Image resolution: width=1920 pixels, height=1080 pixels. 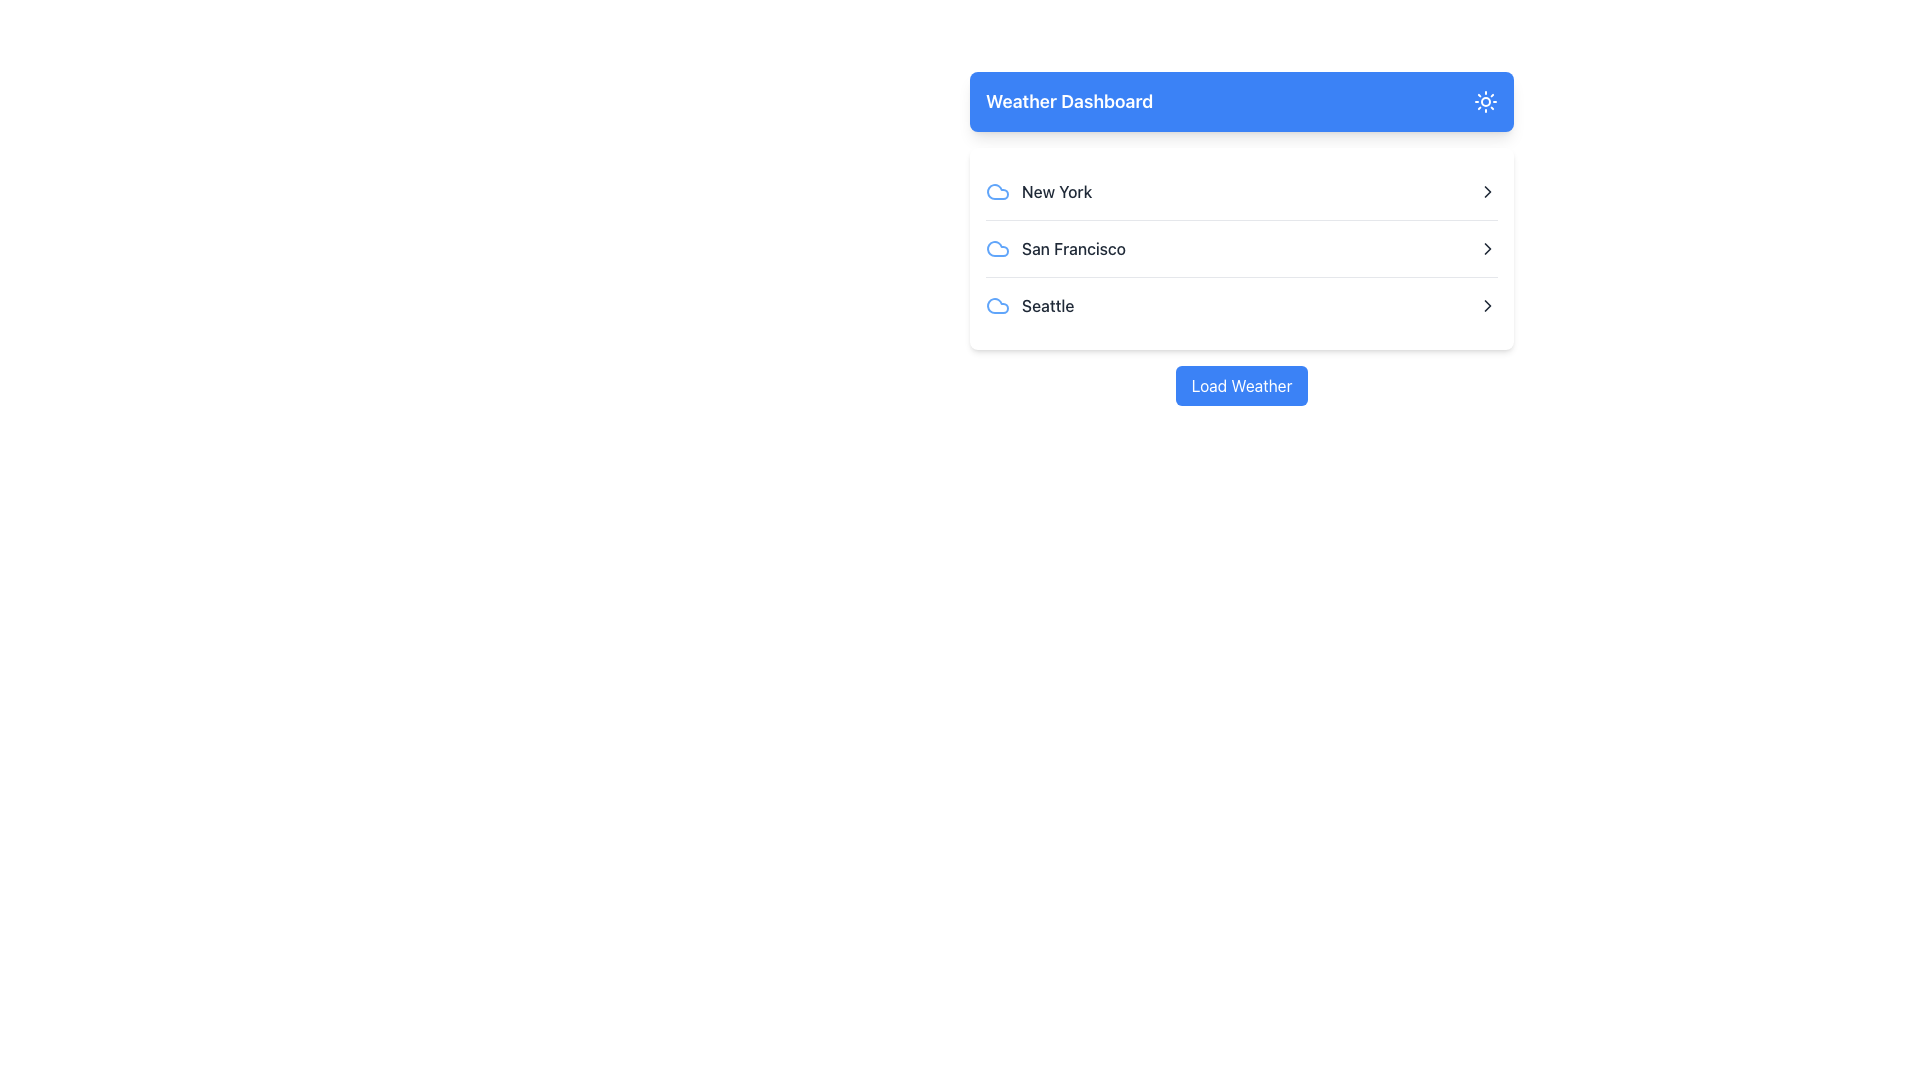 I want to click on to select the 'San Francisco' city entry in the weather-related list under the 'Weather Dashboard', so click(x=1241, y=238).